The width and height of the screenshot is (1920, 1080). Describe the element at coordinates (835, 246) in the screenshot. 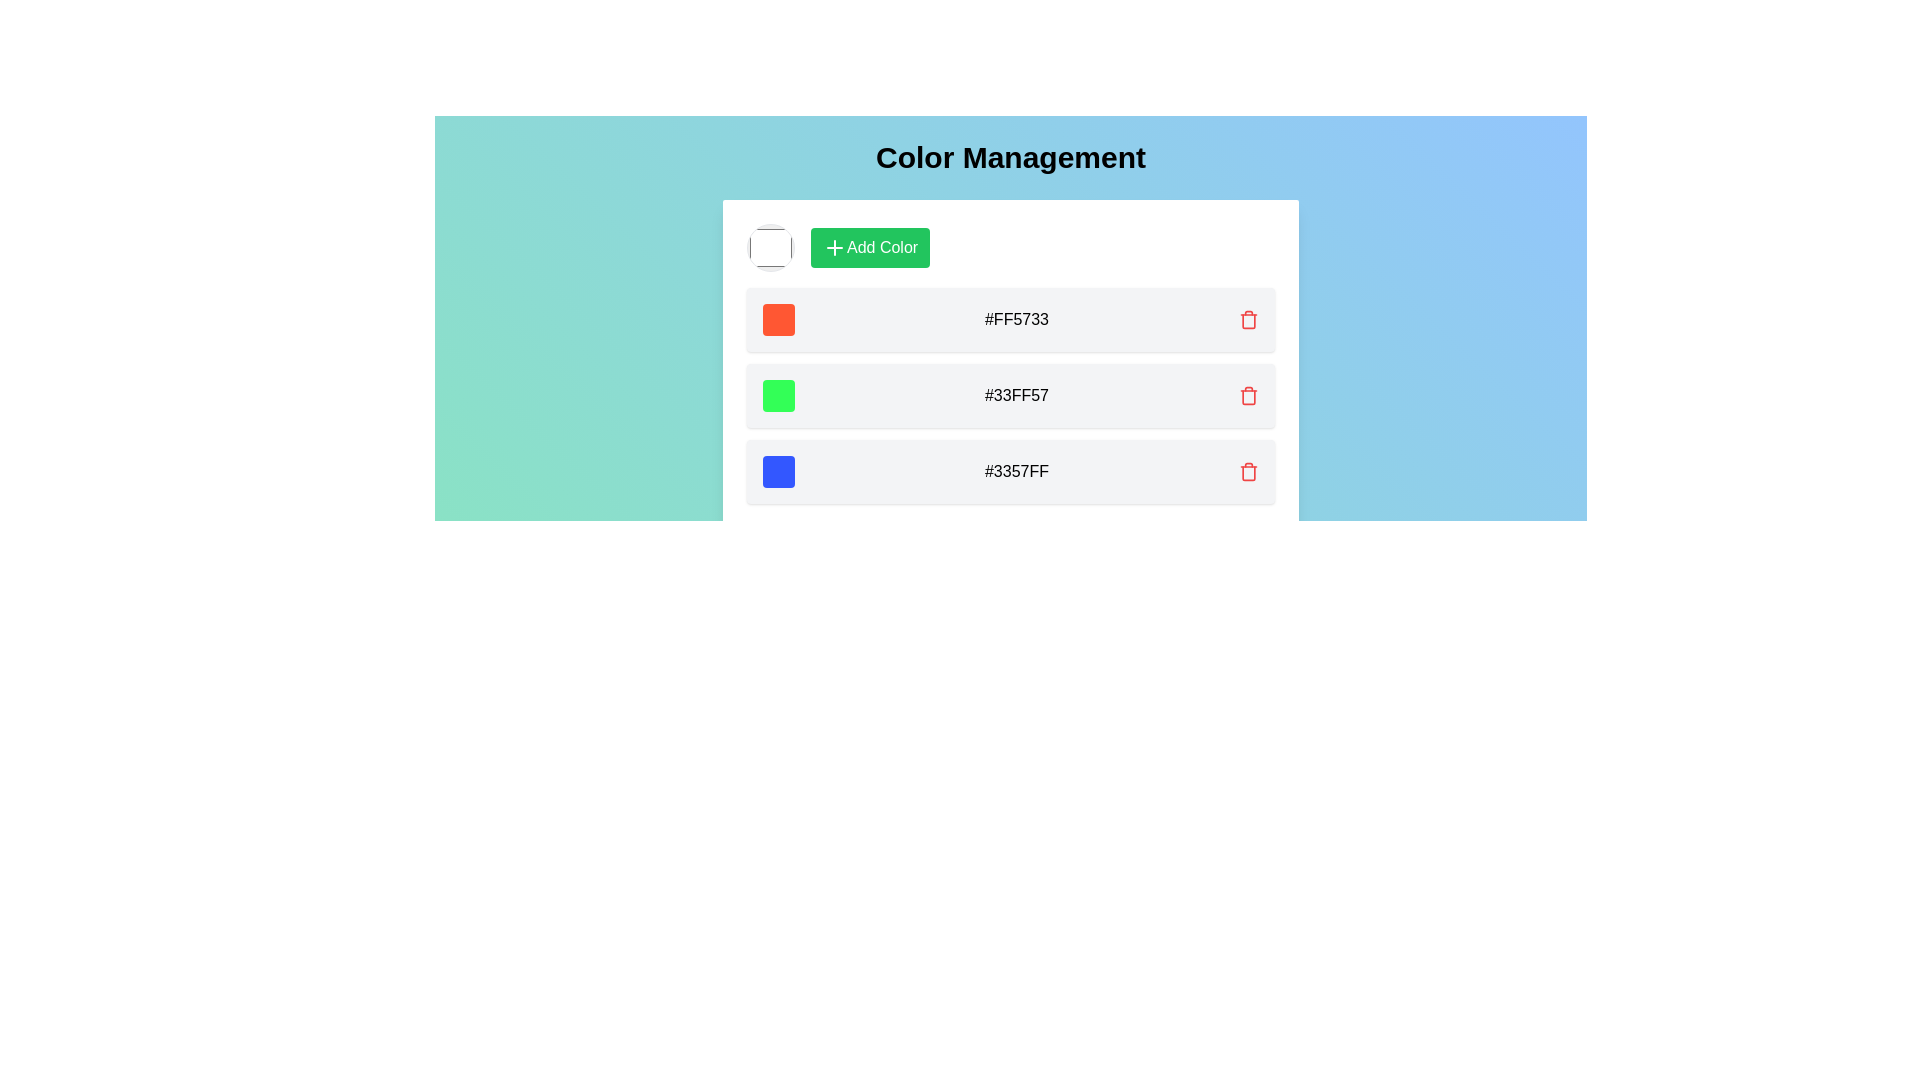

I see `the plus icon located at the left side of the green 'Add Color' button, which has a thin outline and intersecting lines, positioned below the 'Color Management' title` at that location.